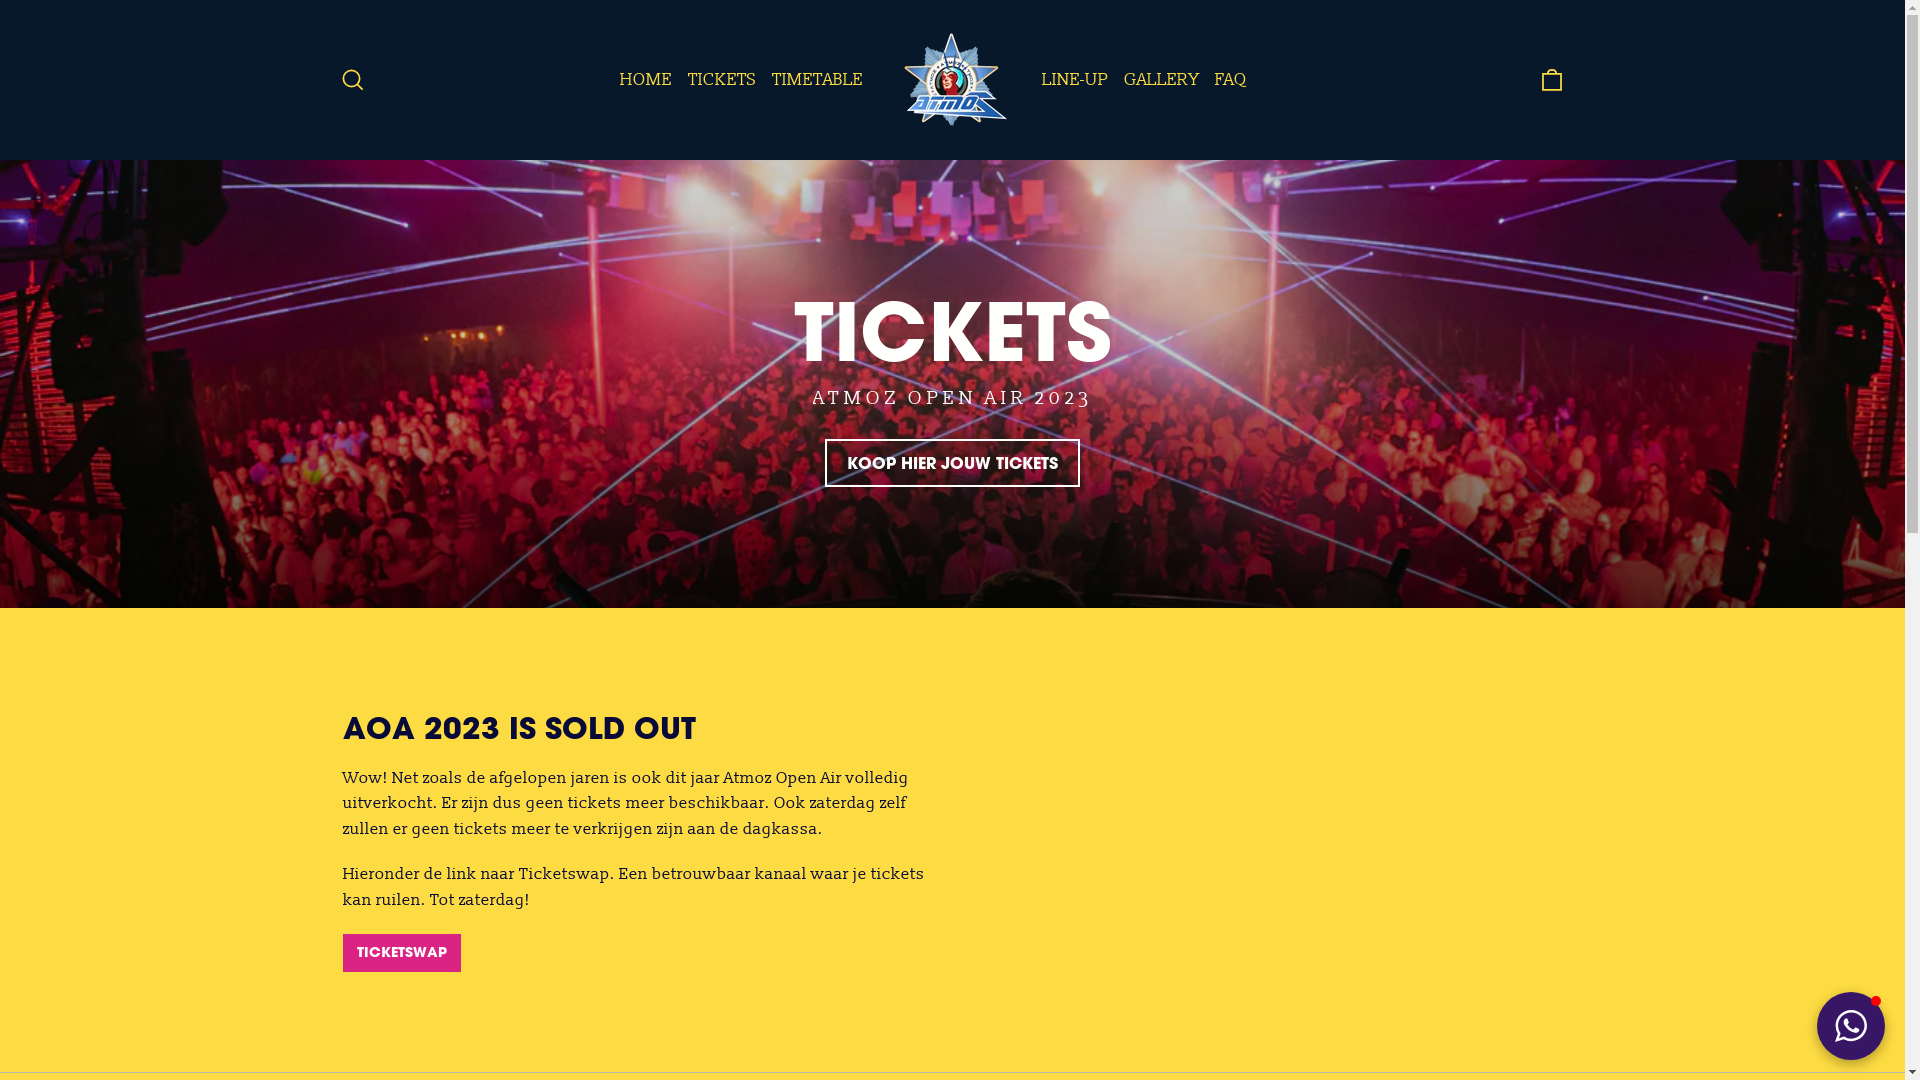 This screenshot has width=1920, height=1080. What do you see at coordinates (951, 463) in the screenshot?
I see `'KOOP HIER JOUW TICKETS'` at bounding box center [951, 463].